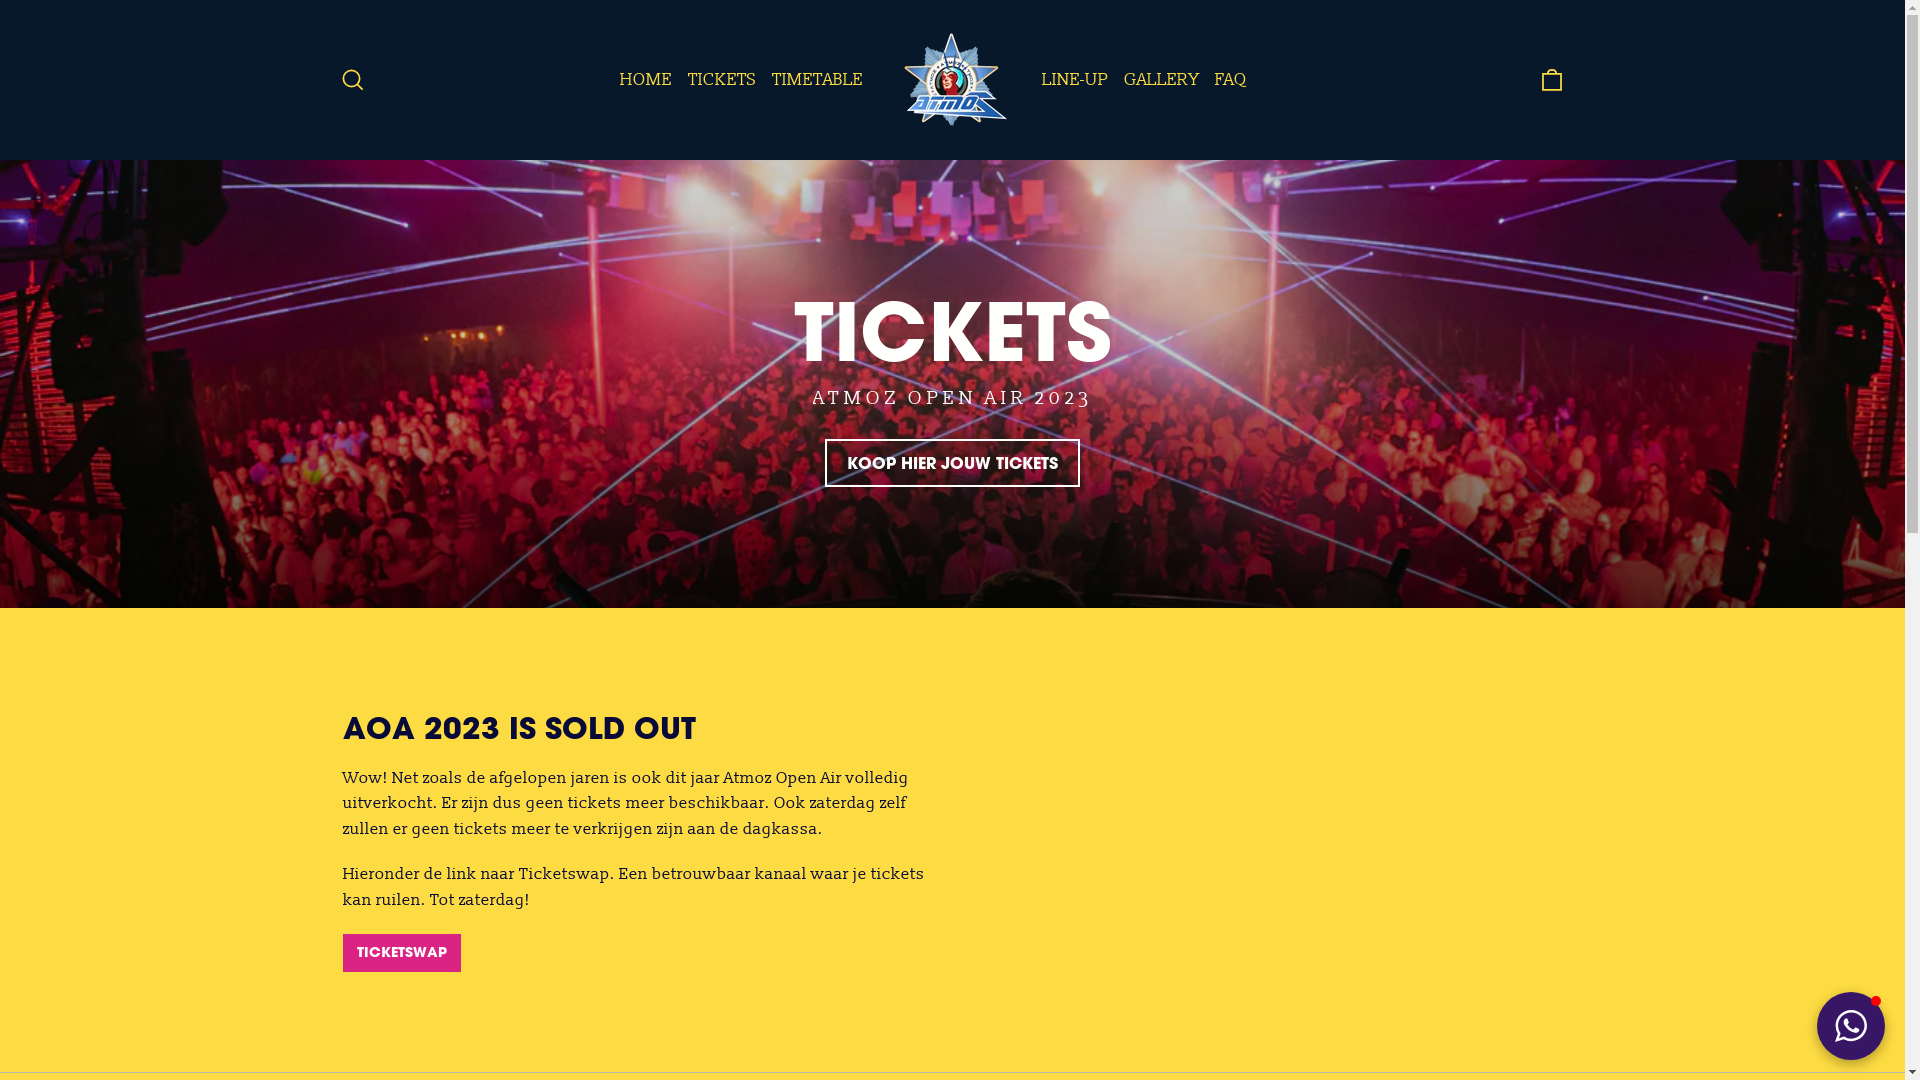 This screenshot has width=1920, height=1080. What do you see at coordinates (951, 463) in the screenshot?
I see `'KOOP HIER JOUW TICKETS'` at bounding box center [951, 463].